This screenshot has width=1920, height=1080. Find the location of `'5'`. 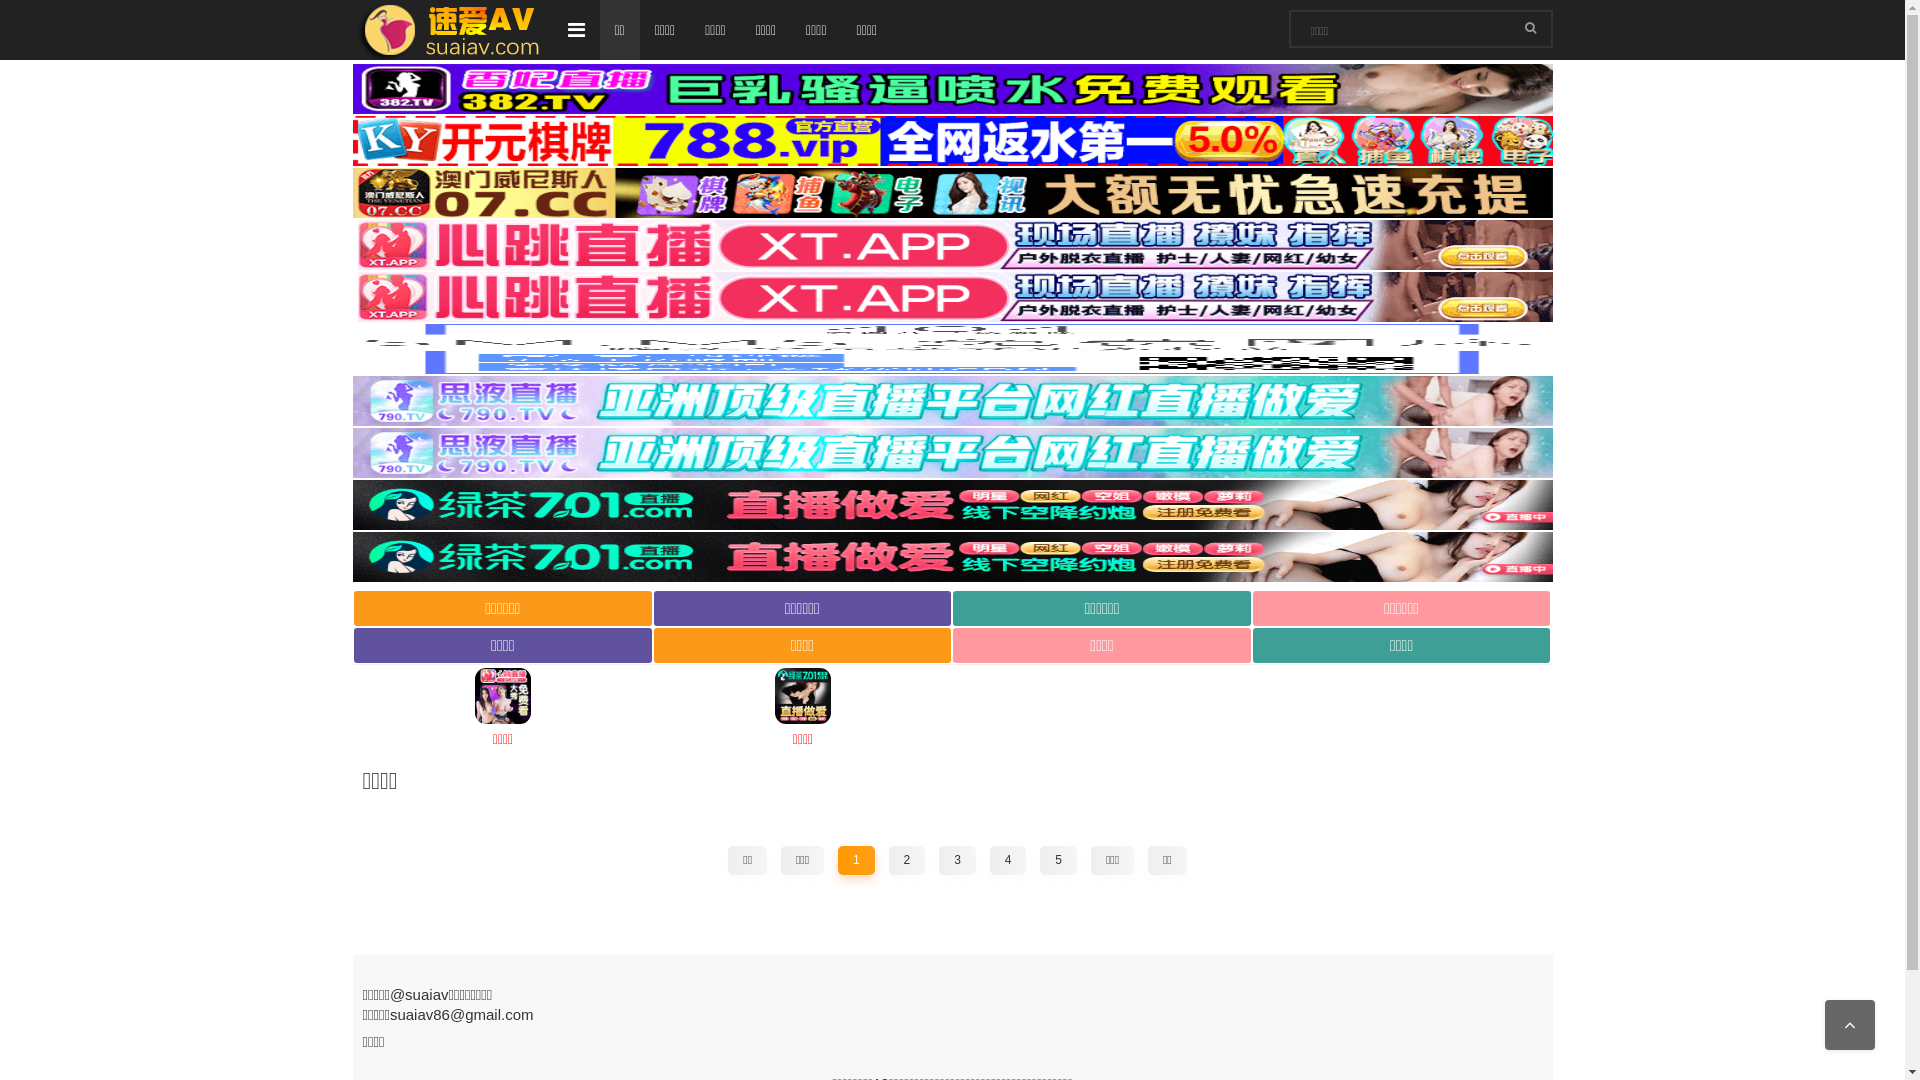

'5' is located at coordinates (1057, 859).